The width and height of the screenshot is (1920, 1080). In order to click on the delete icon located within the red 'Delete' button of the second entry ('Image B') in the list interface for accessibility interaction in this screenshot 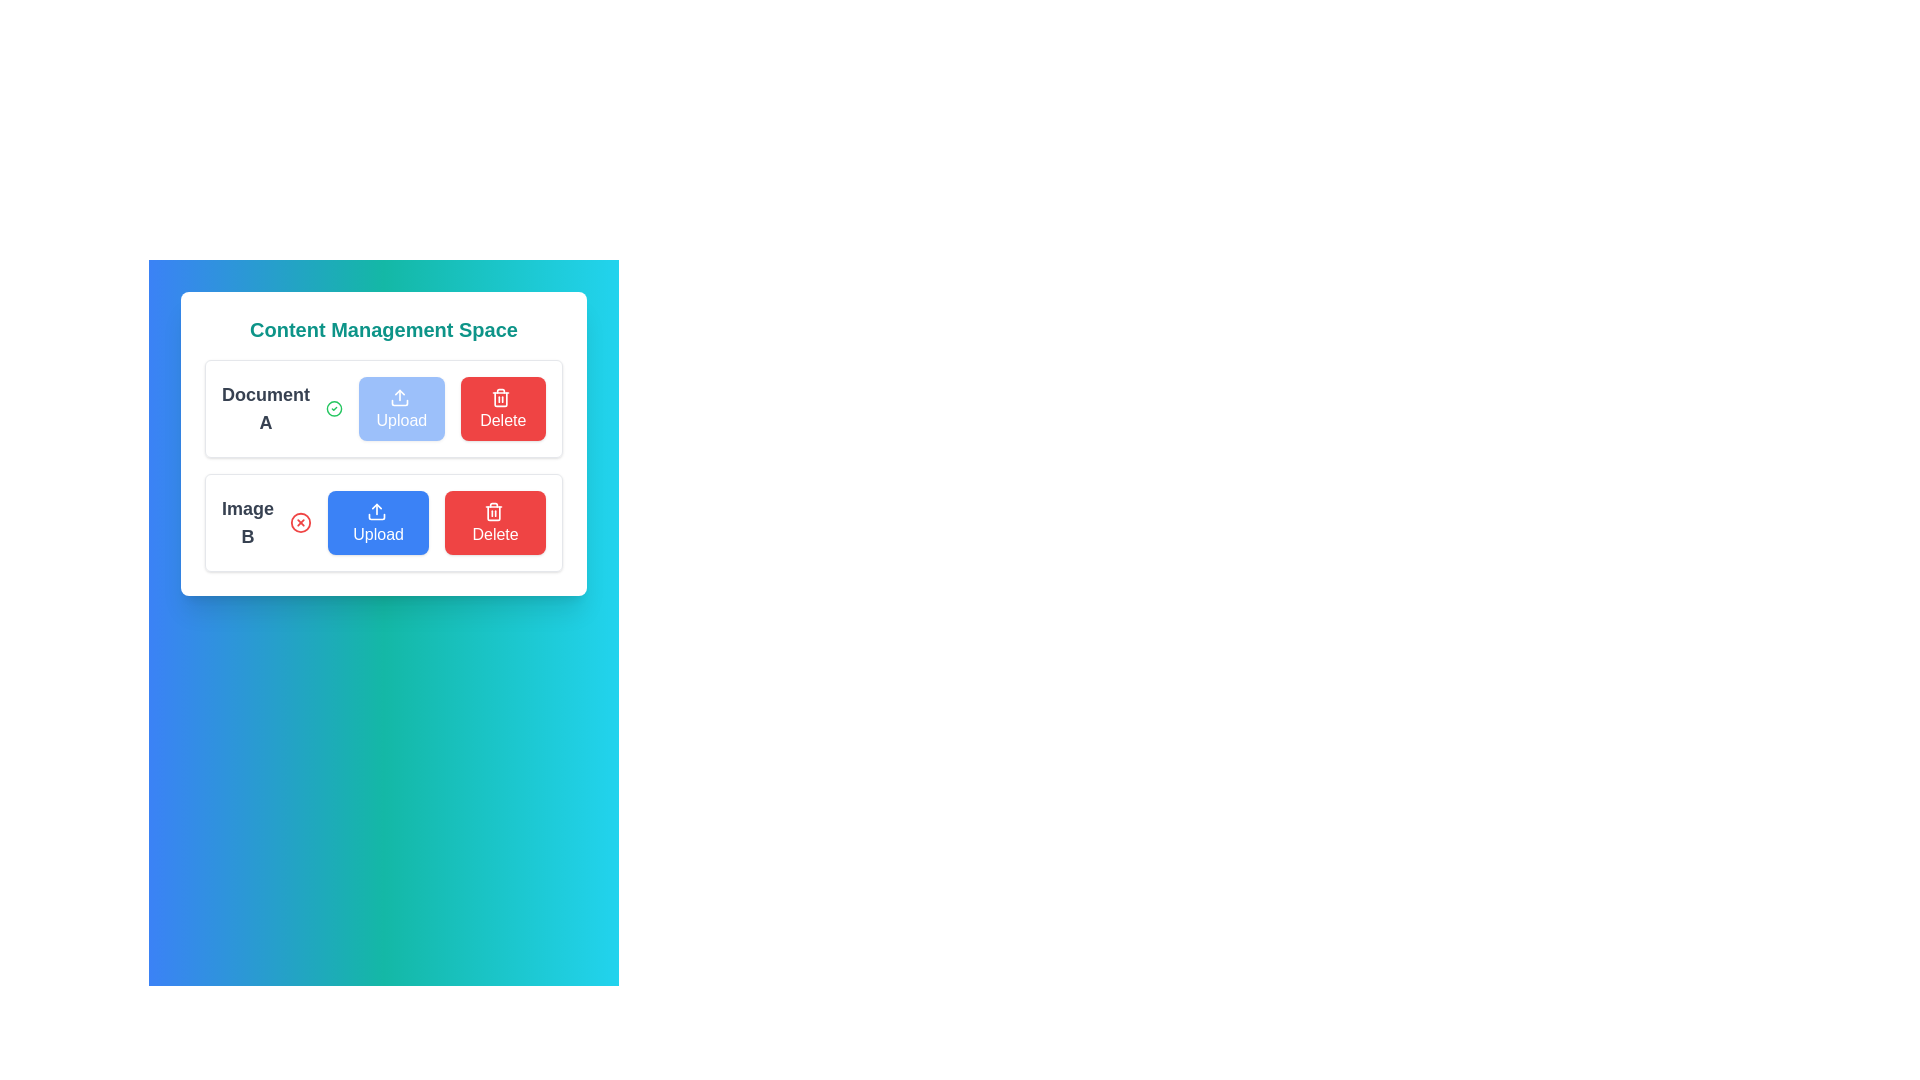, I will do `click(493, 510)`.